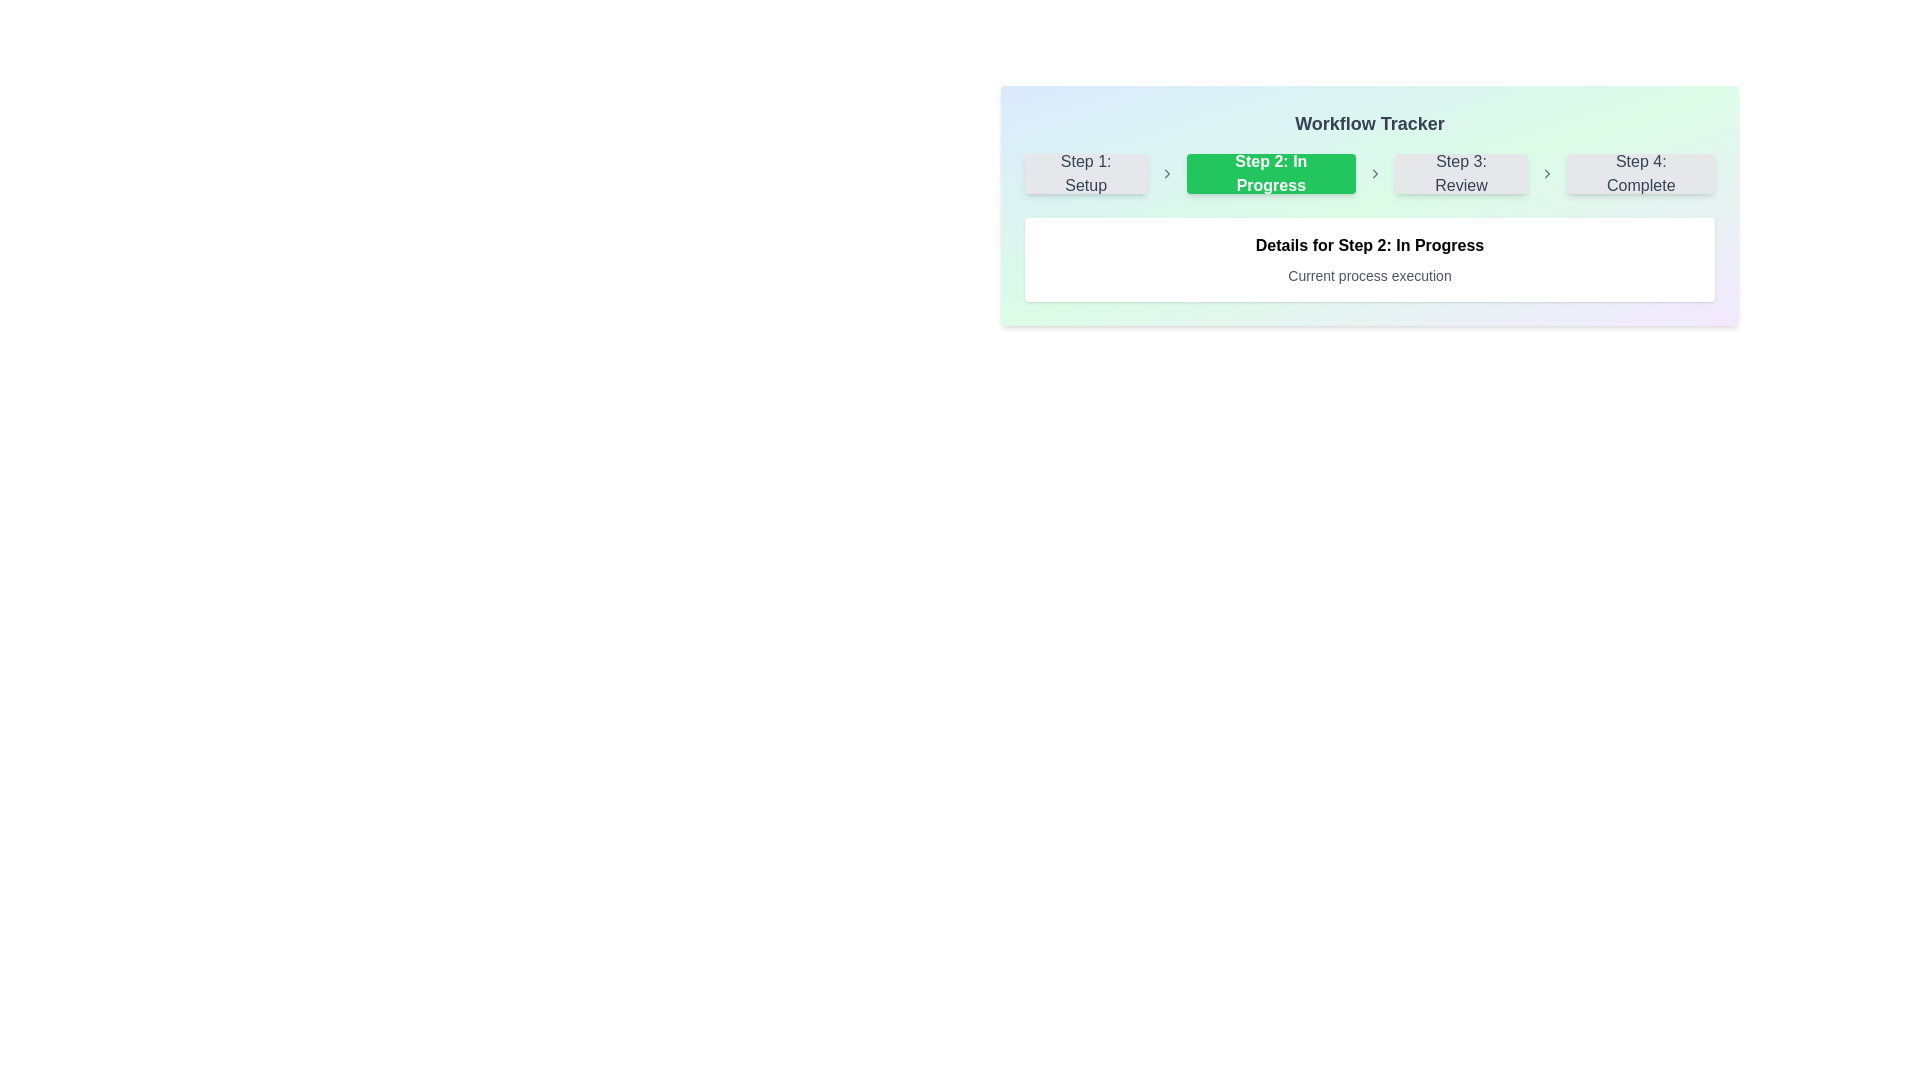  I want to click on the 'Step 1: Setup' button, which is a rectangular button with rounded corners, light gray color, and dark gray text, positioned to the far left in a horizontal sequence of workflow steps, so click(1085, 172).